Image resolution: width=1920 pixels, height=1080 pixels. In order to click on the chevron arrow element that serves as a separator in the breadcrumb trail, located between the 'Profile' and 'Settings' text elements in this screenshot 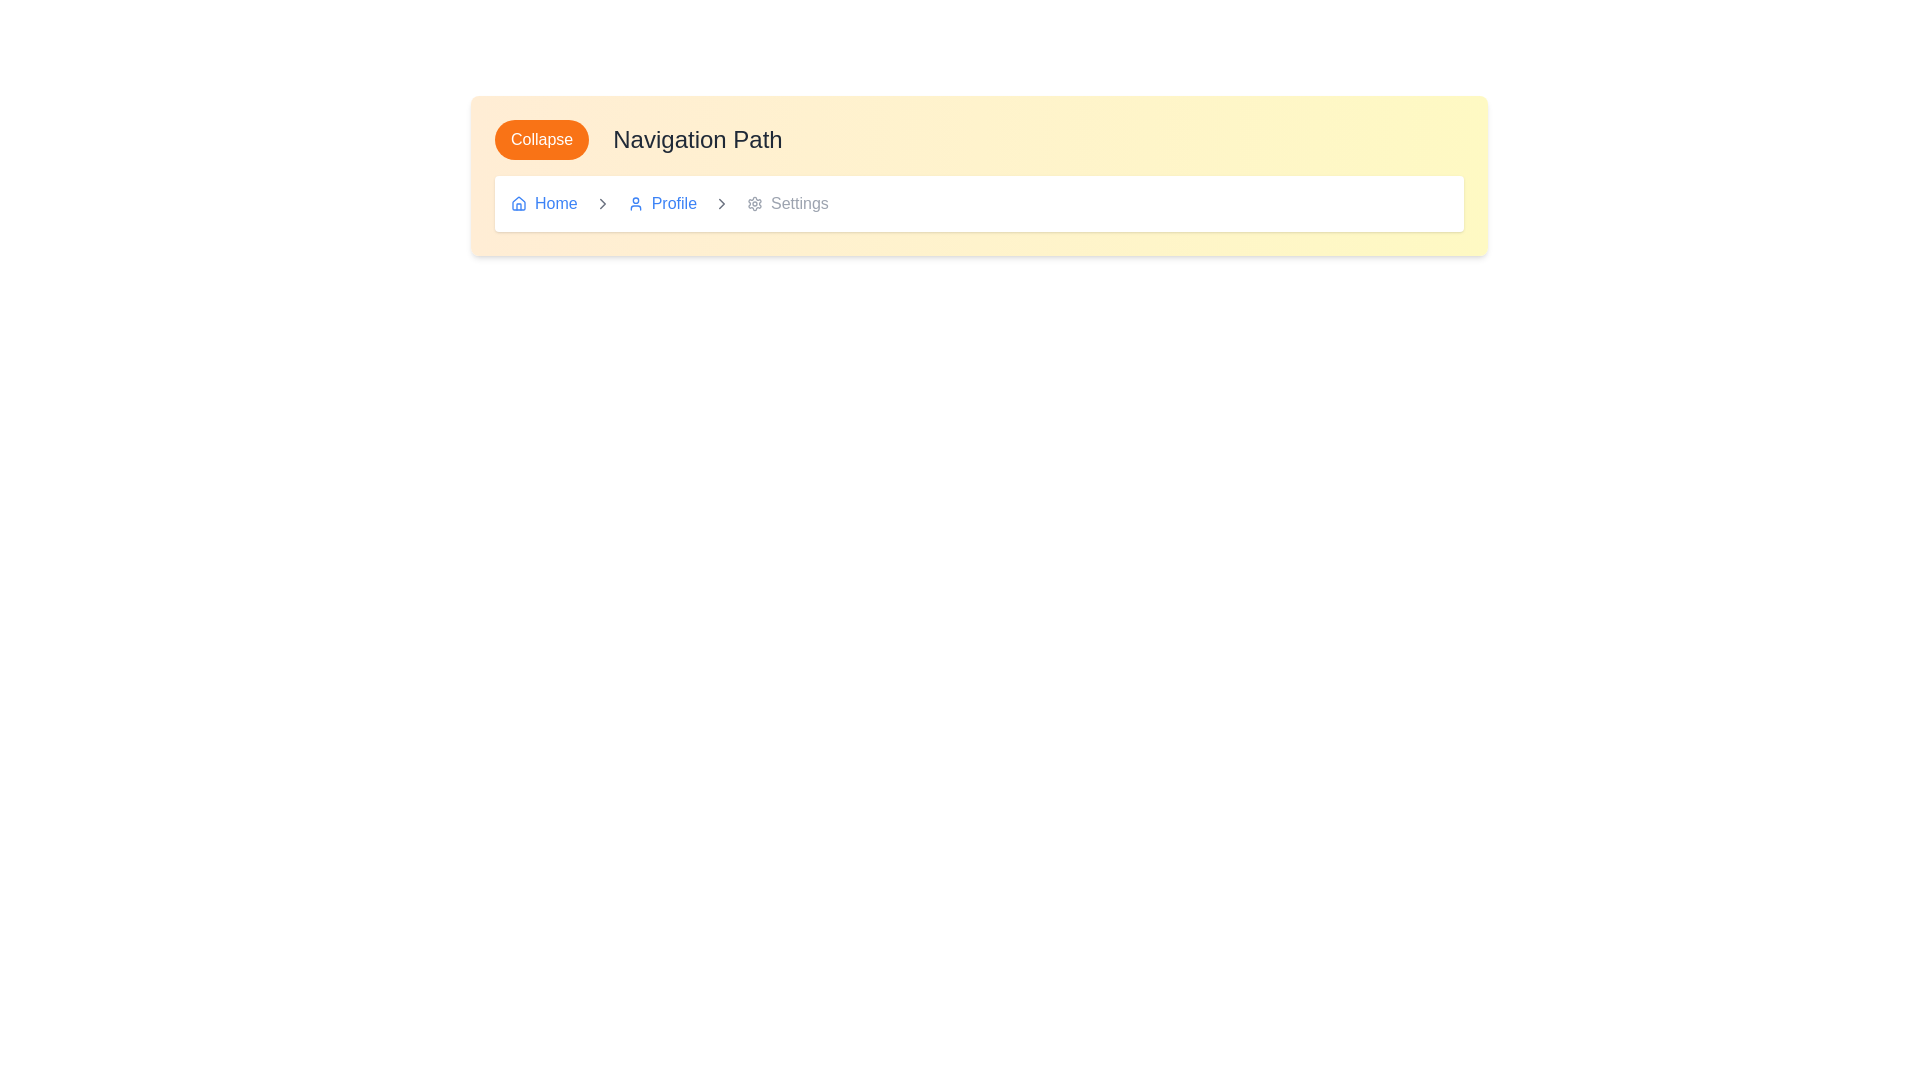, I will do `click(601, 204)`.